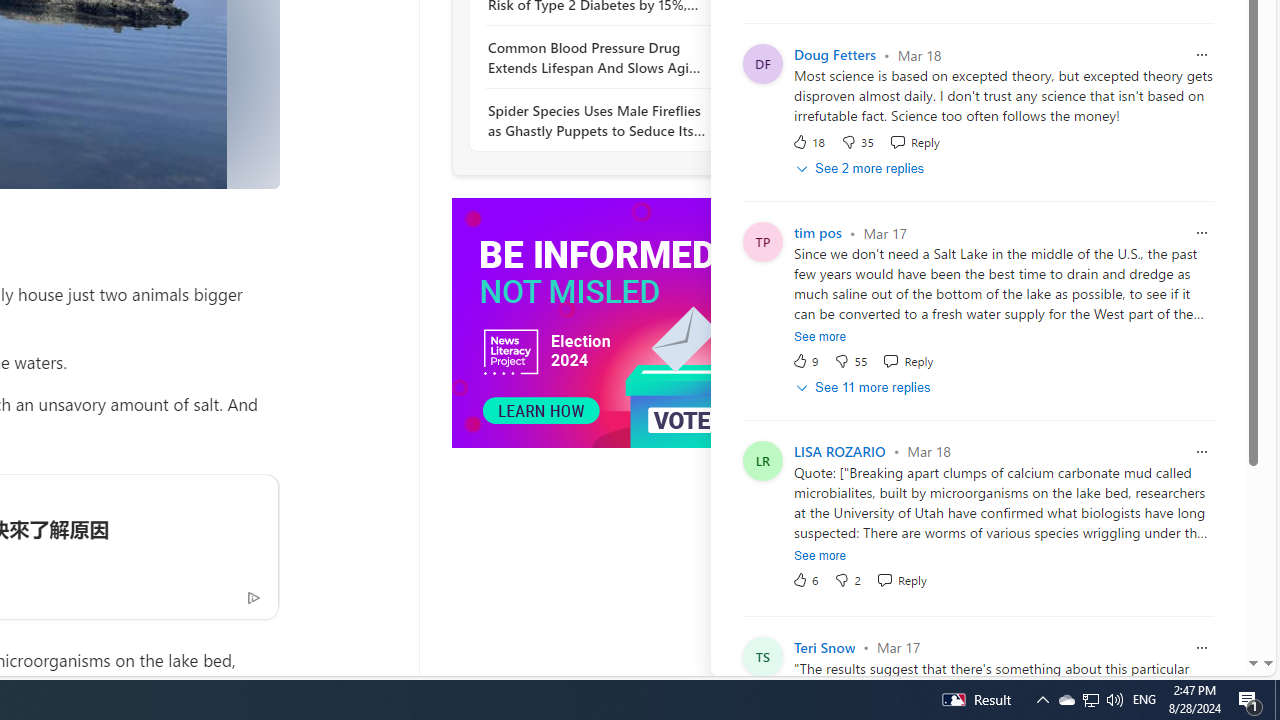 The height and width of the screenshot is (720, 1280). What do you see at coordinates (252, 595) in the screenshot?
I see `'Ad Choice'` at bounding box center [252, 595].